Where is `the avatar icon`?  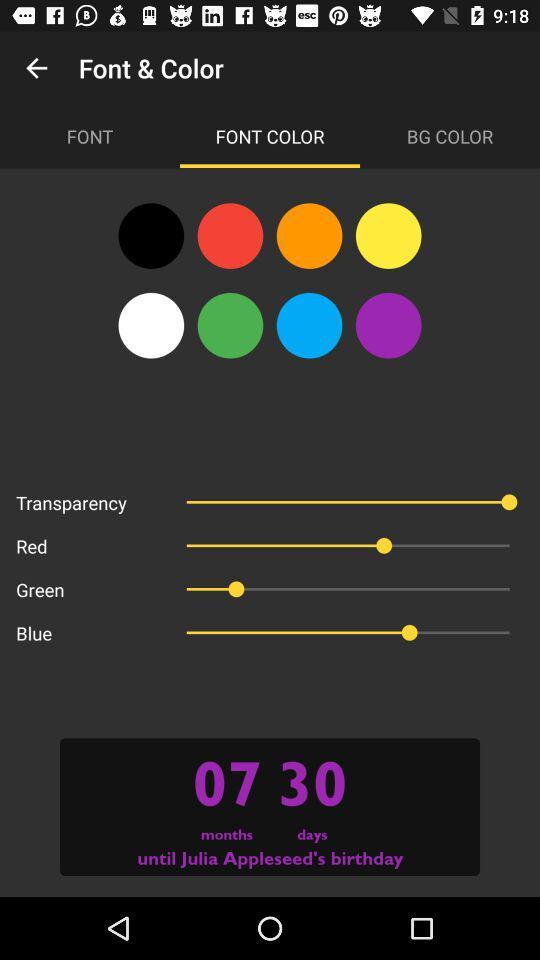 the avatar icon is located at coordinates (229, 236).